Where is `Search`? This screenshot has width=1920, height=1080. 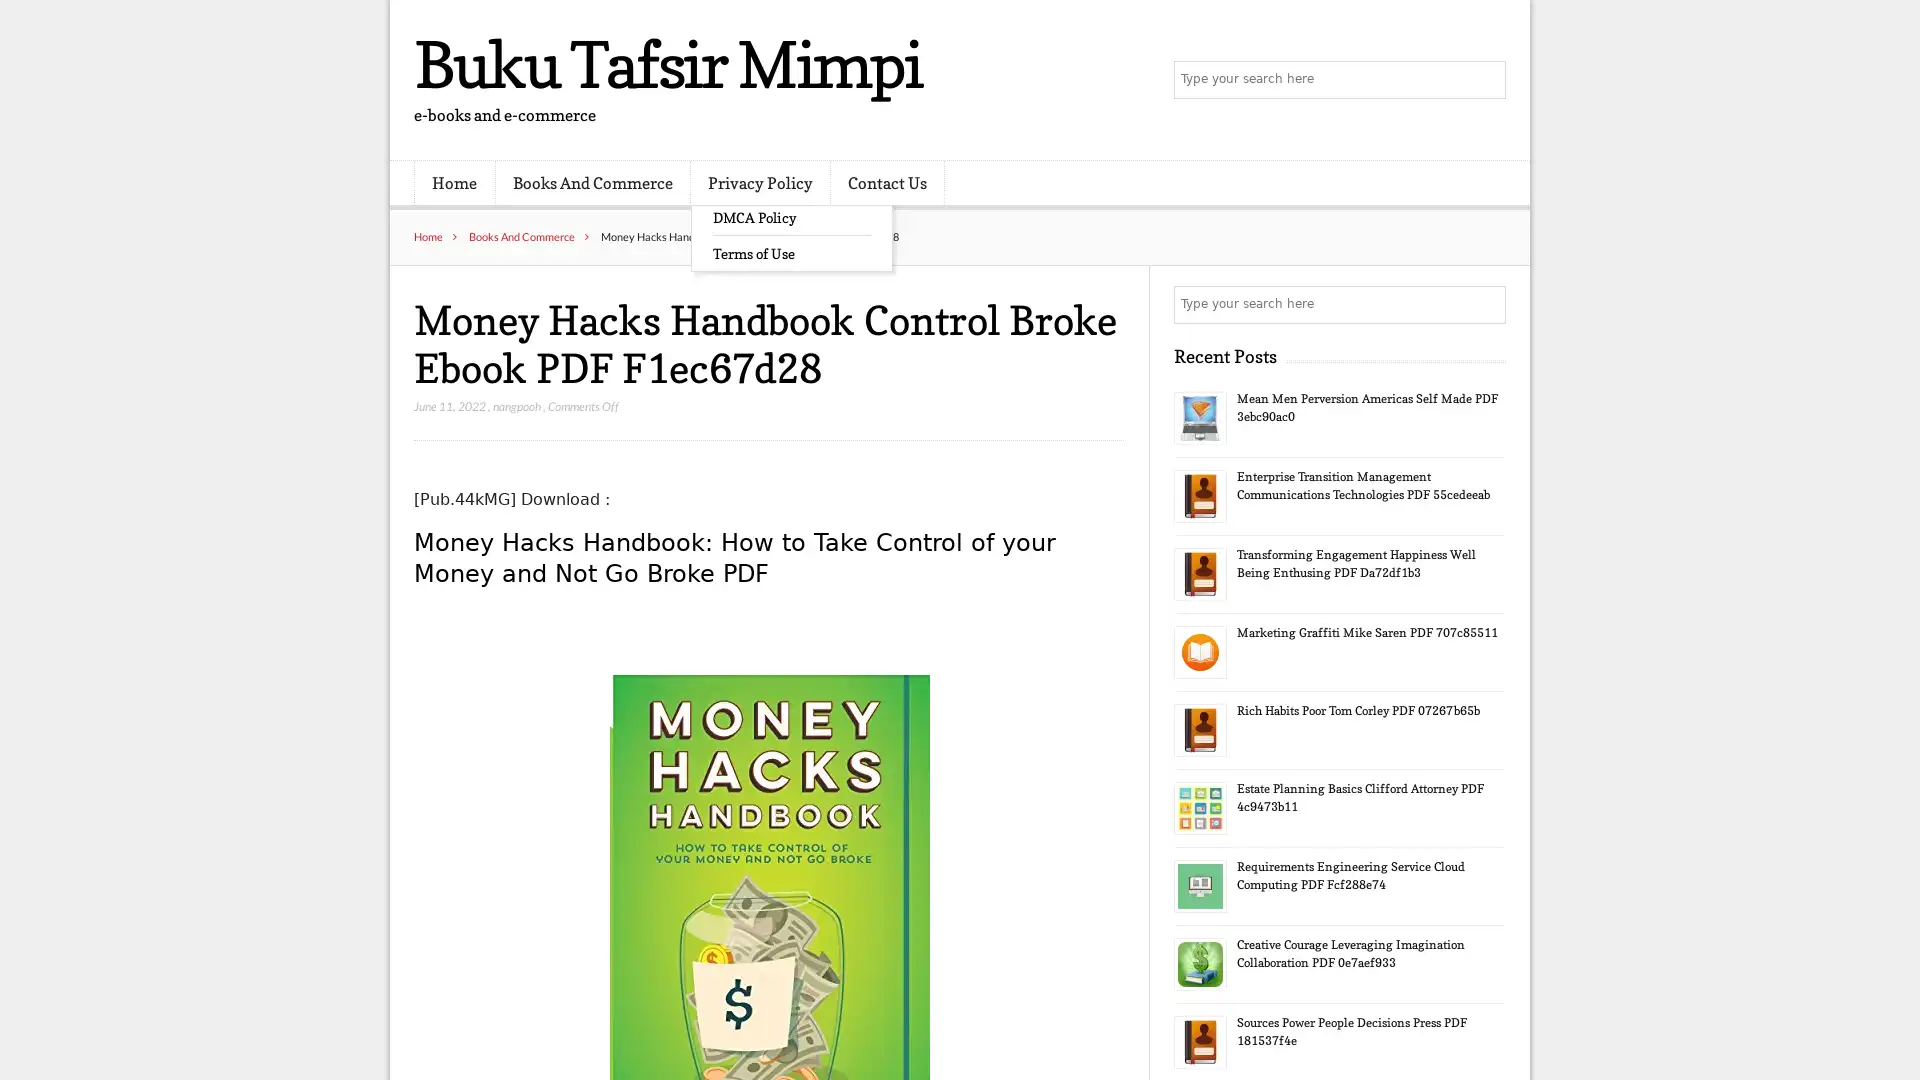
Search is located at coordinates (1485, 304).